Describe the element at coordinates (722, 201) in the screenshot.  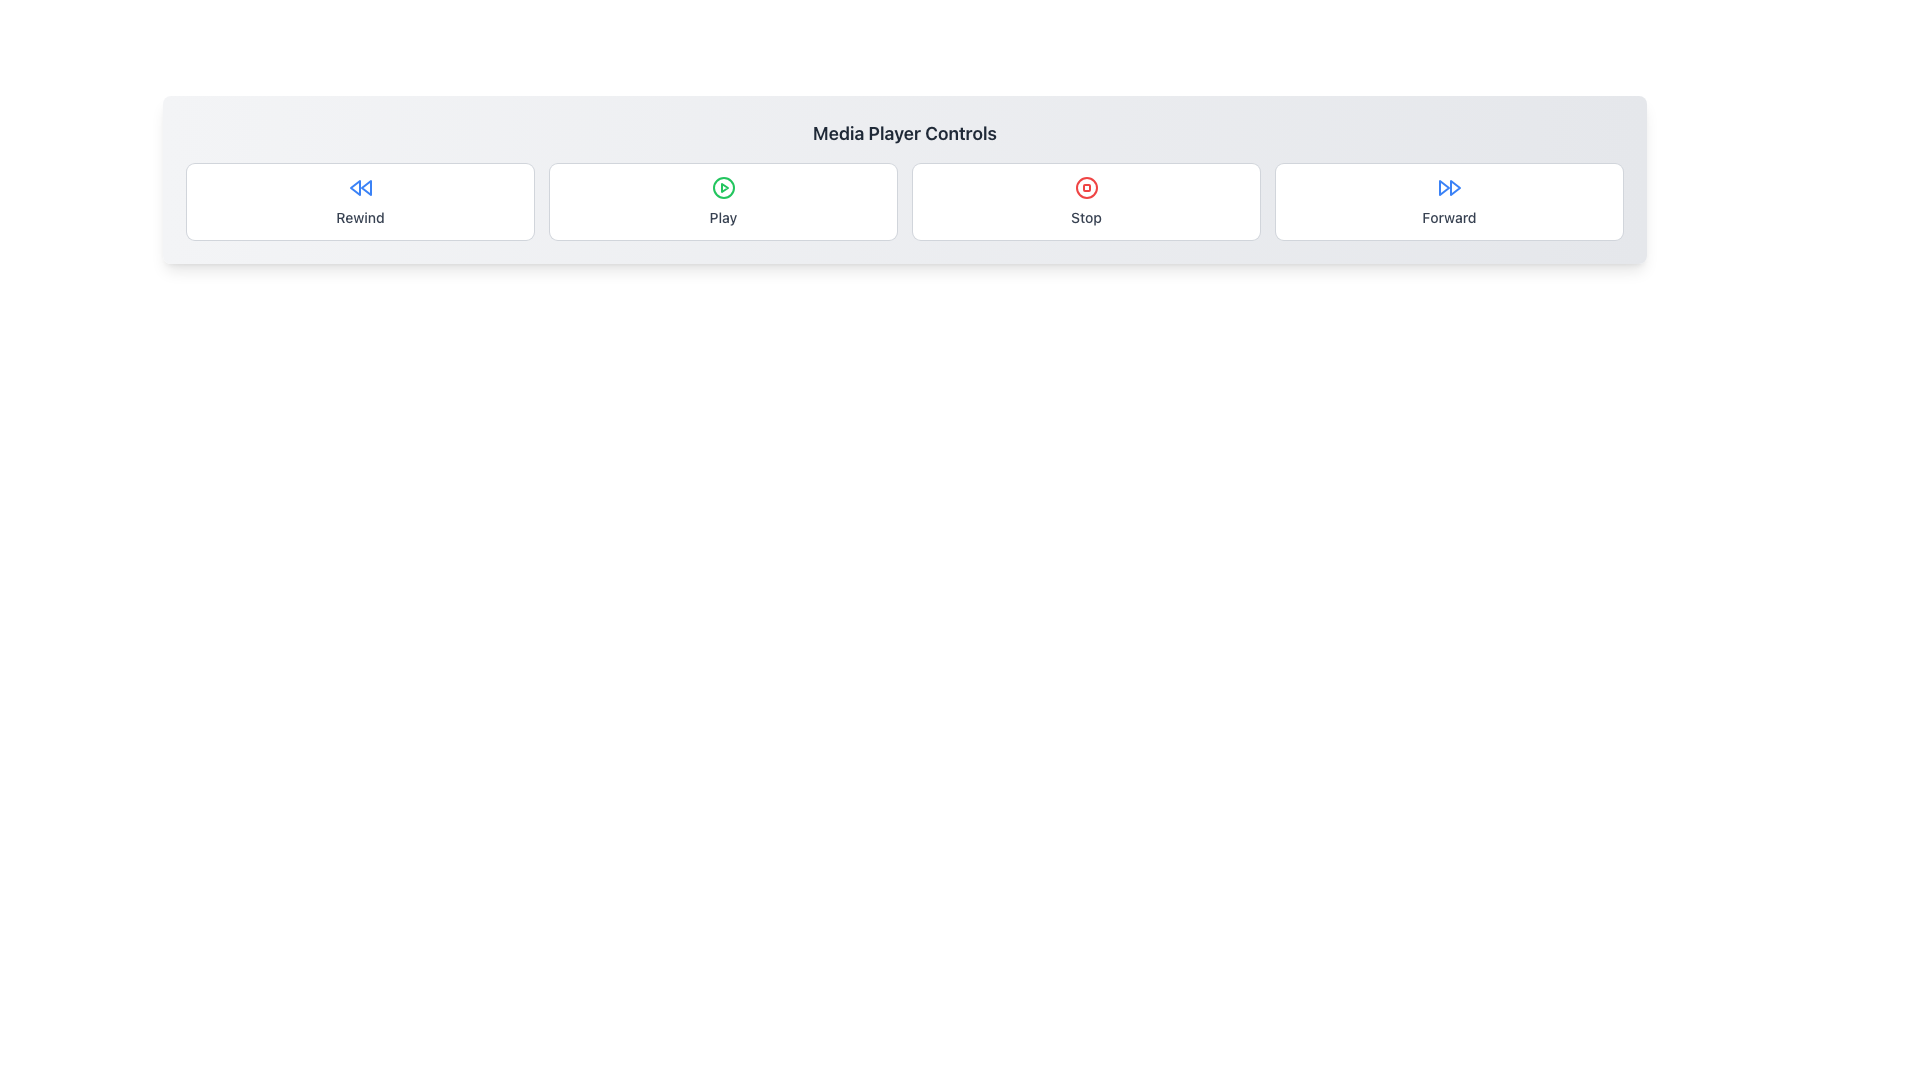
I see `the 'Play' button in the media player interface` at that location.